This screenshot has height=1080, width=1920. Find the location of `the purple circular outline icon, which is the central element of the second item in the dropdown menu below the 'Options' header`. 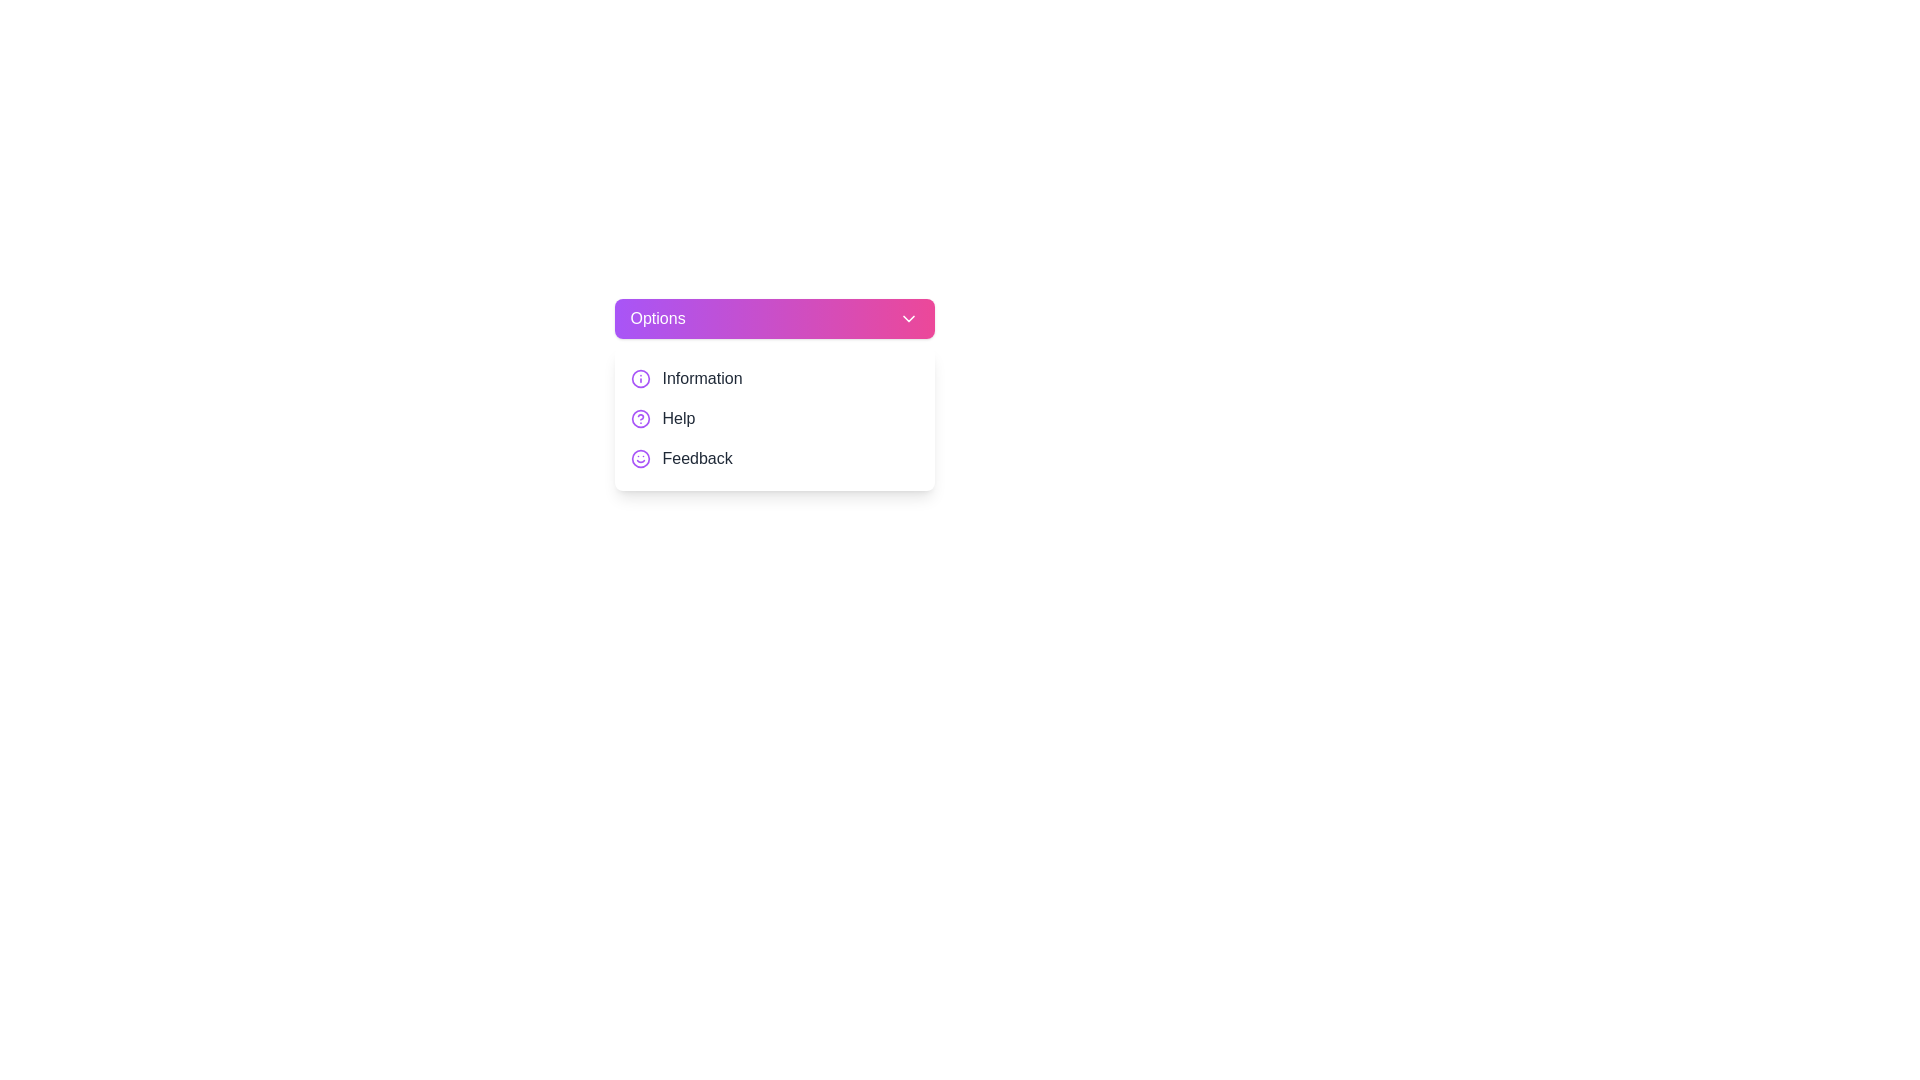

the purple circular outline icon, which is the central element of the second item in the dropdown menu below the 'Options' header is located at coordinates (640, 378).